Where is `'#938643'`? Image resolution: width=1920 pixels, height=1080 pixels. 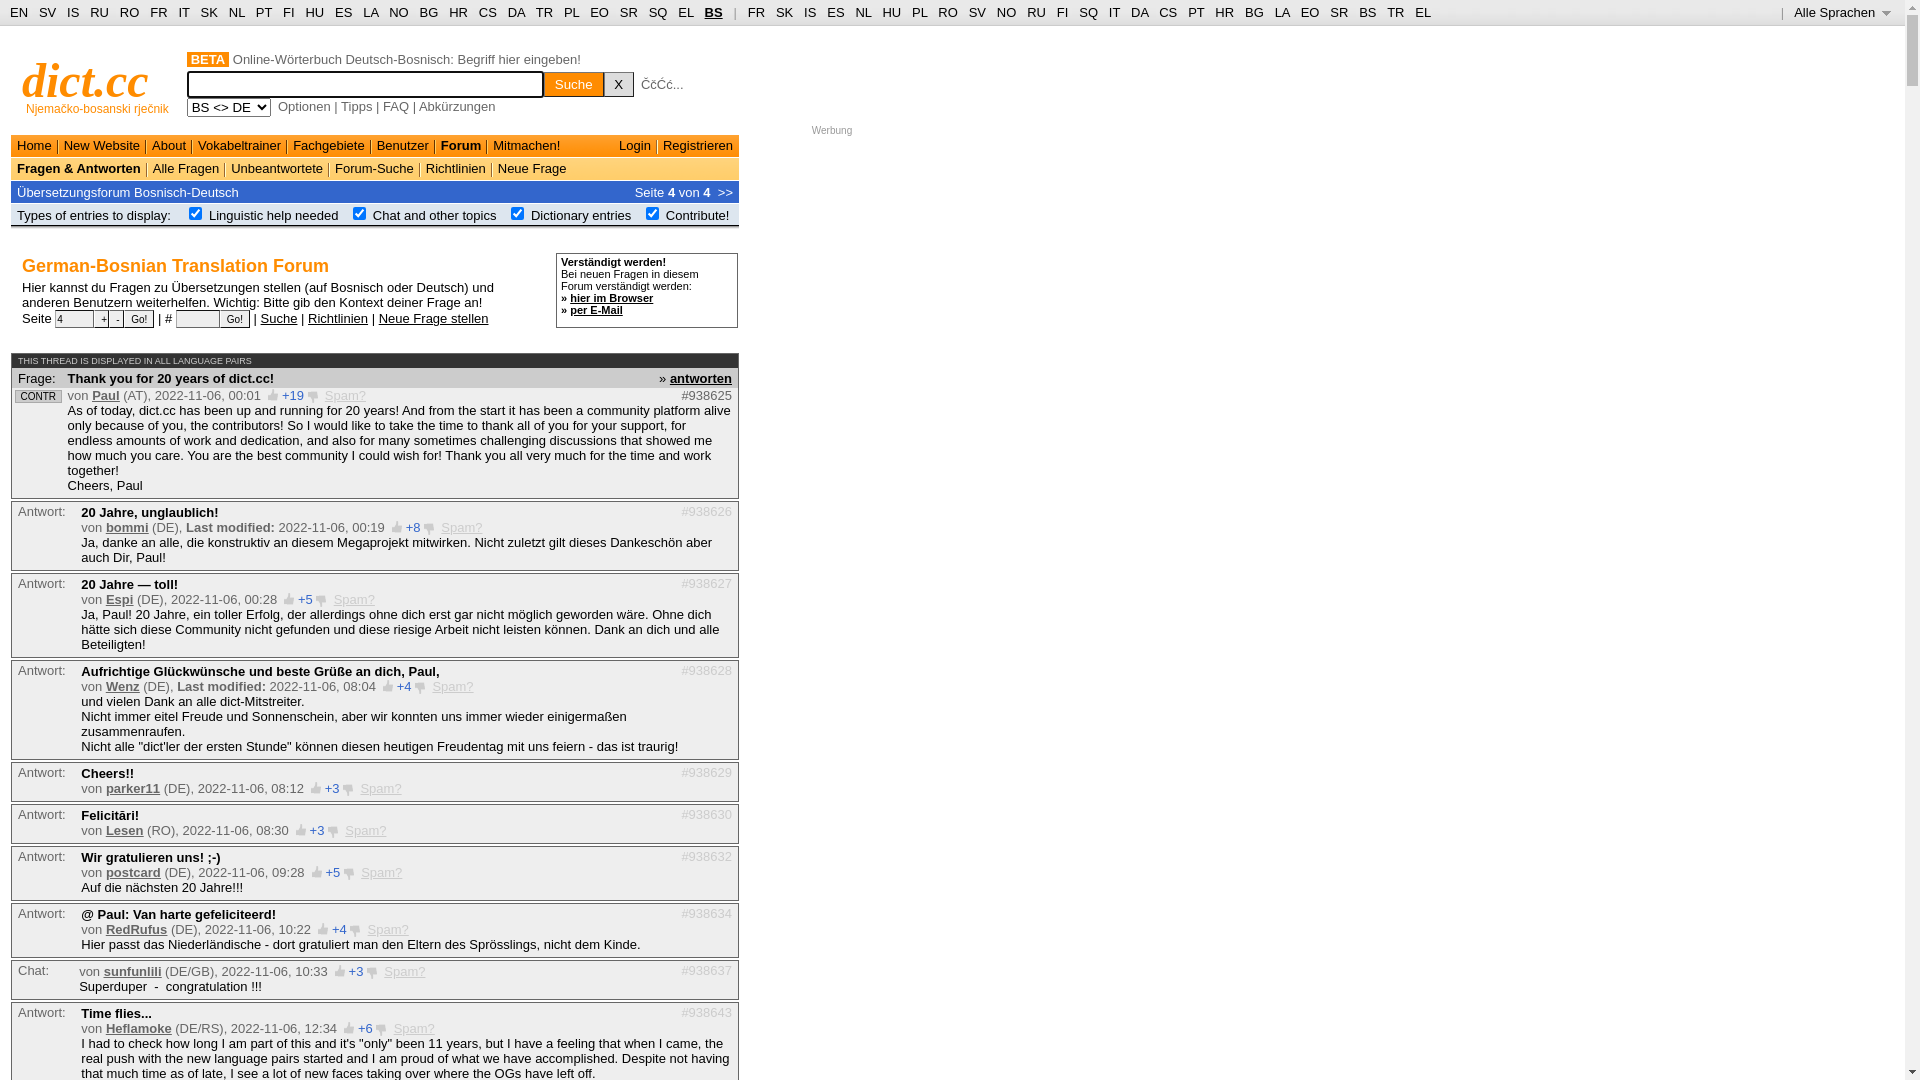
'#938643' is located at coordinates (706, 1011).